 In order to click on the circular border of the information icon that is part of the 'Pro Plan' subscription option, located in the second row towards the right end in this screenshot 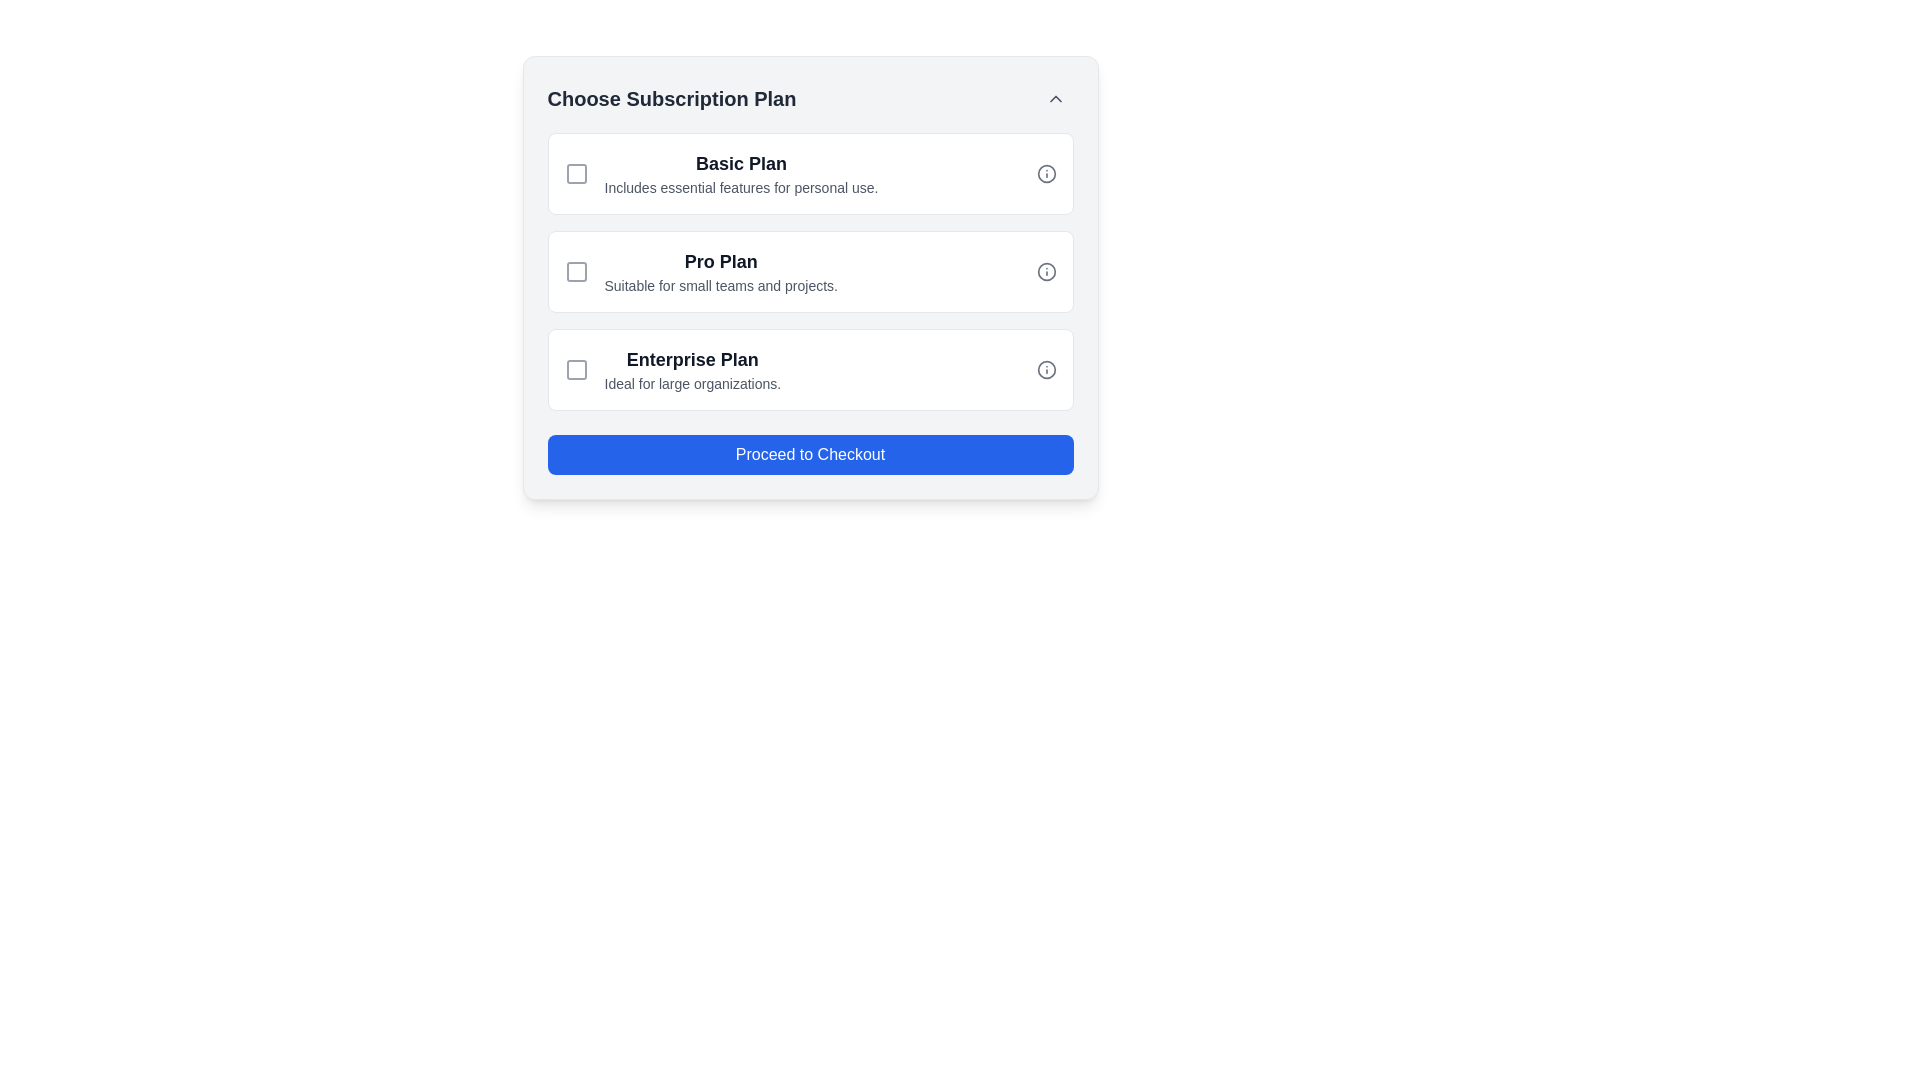, I will do `click(1045, 272)`.